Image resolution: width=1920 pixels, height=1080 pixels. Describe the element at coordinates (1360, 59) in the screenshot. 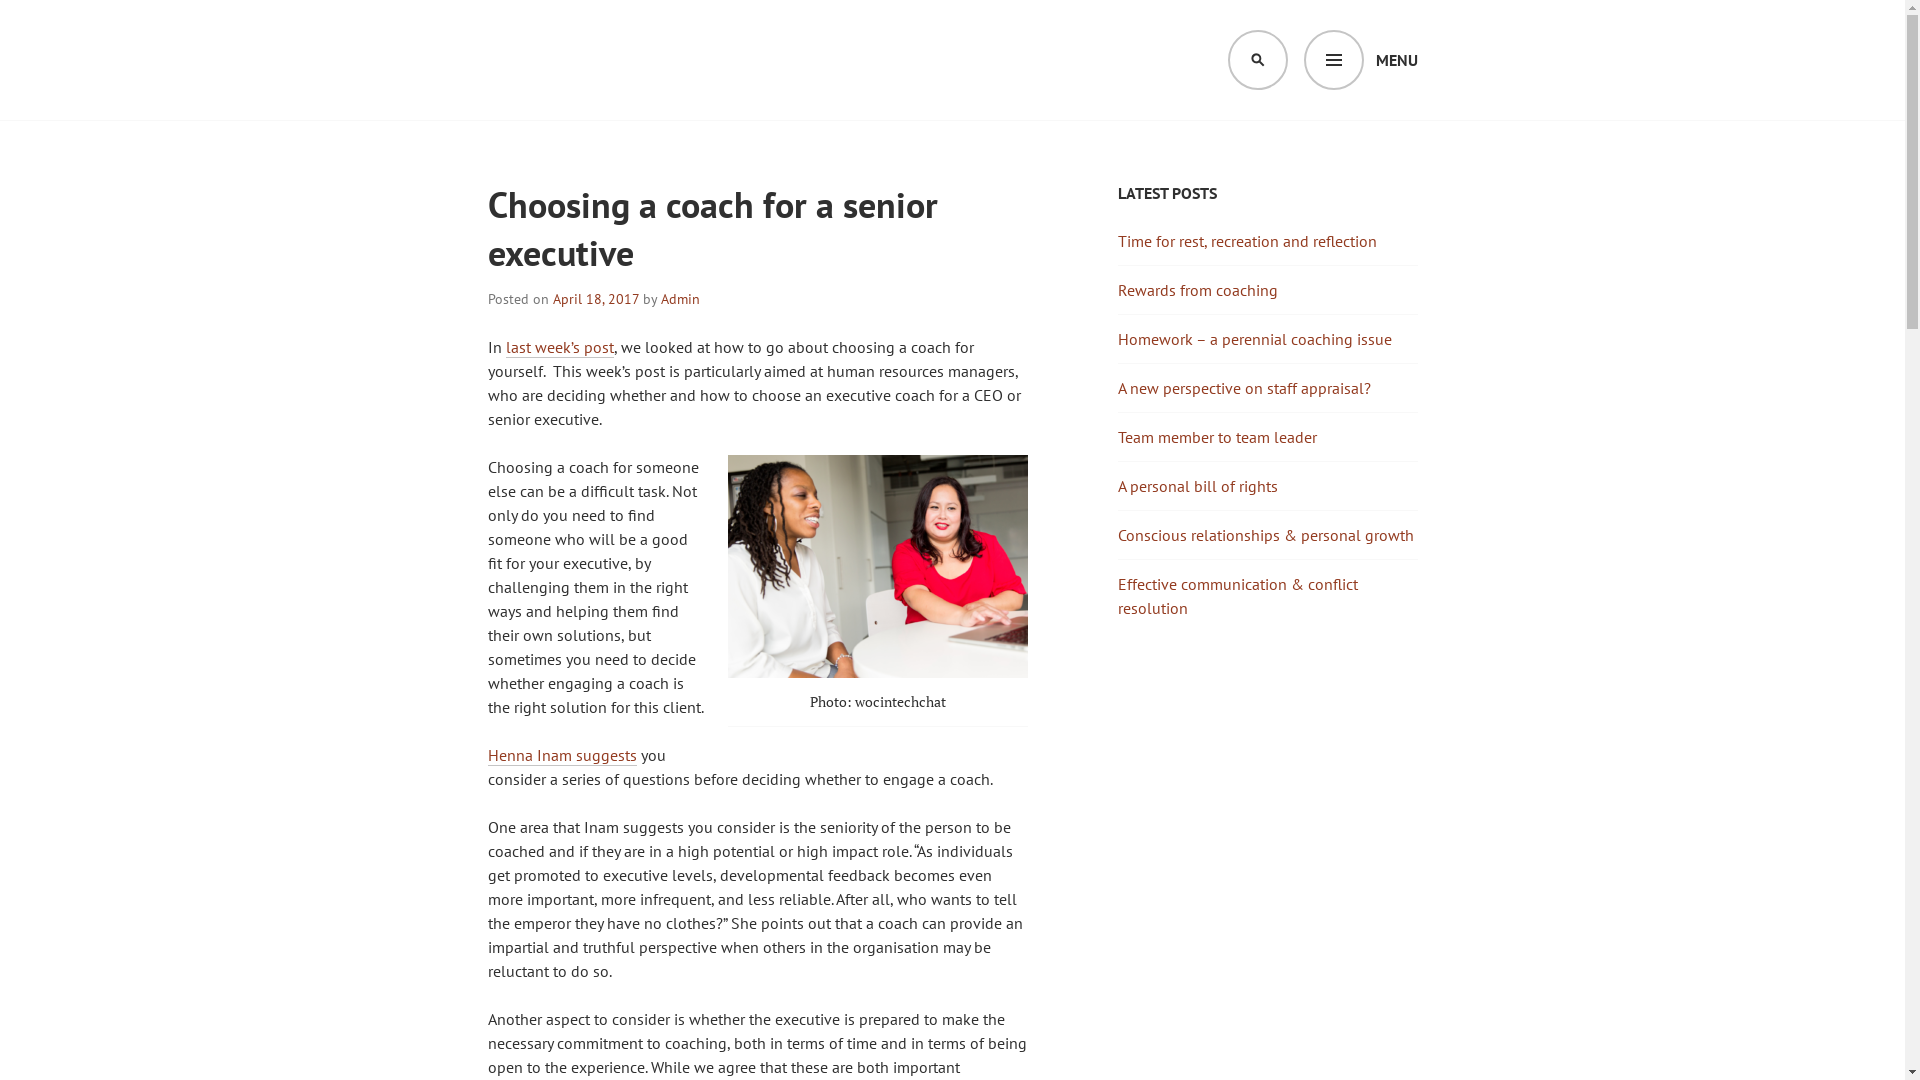

I see `'MENU'` at that location.